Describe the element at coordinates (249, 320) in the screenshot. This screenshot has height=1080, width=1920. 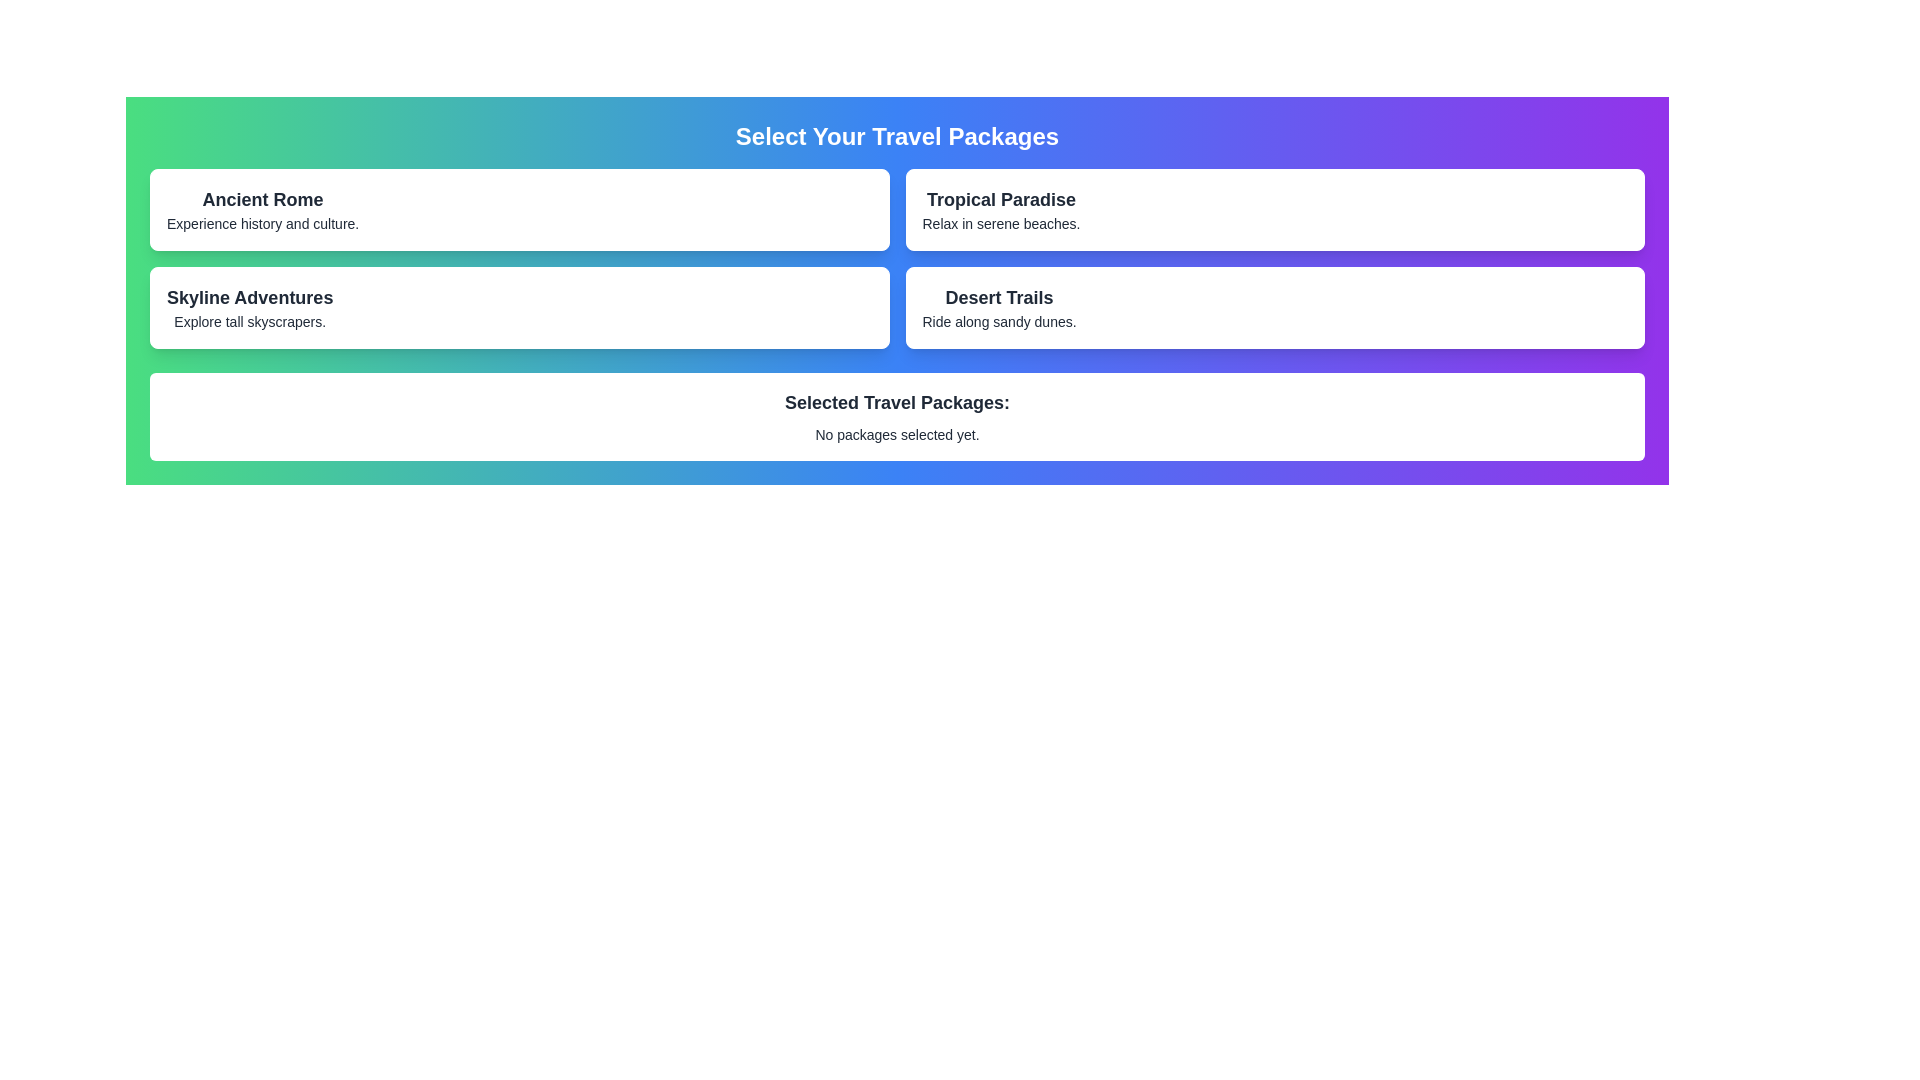
I see `the Text label displaying 'Explore tall skyscrapers.' located under the heading 'Skyline Adventures'` at that location.